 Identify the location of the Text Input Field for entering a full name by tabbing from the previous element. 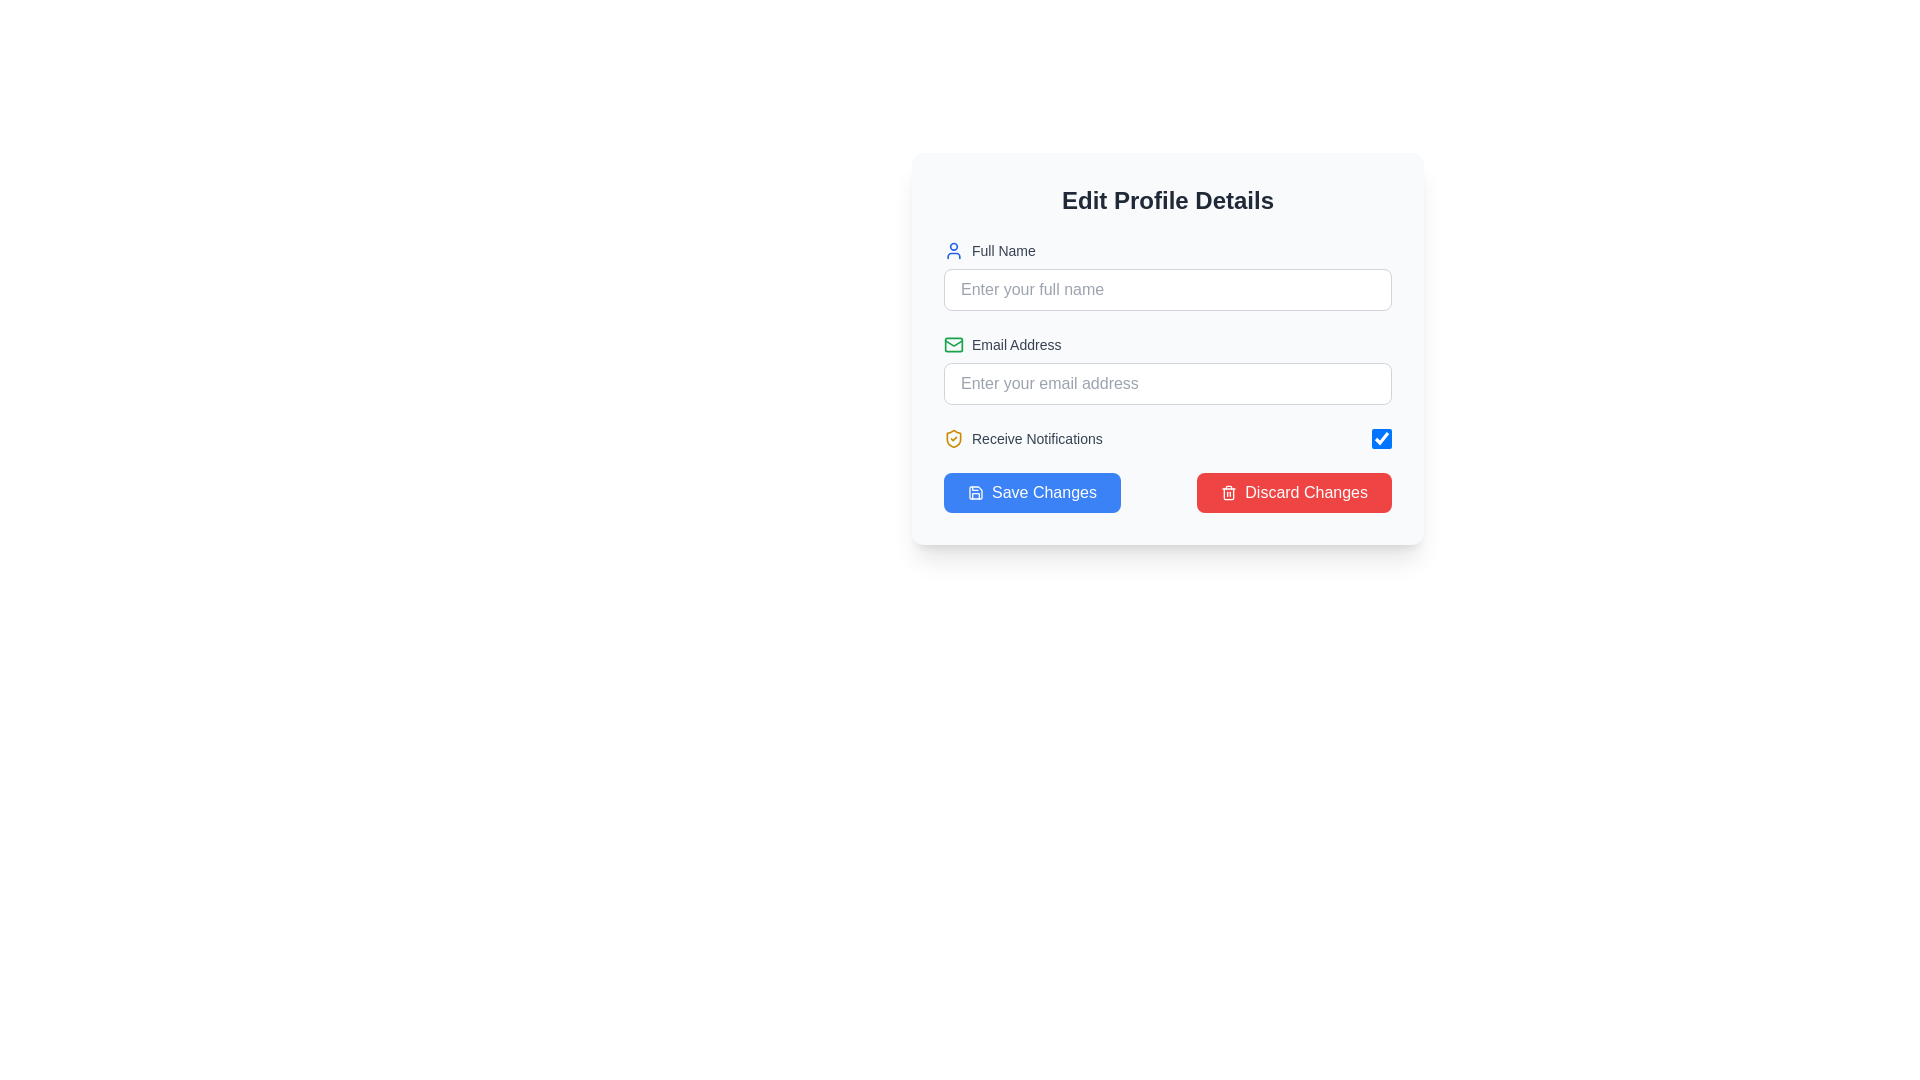
(1167, 276).